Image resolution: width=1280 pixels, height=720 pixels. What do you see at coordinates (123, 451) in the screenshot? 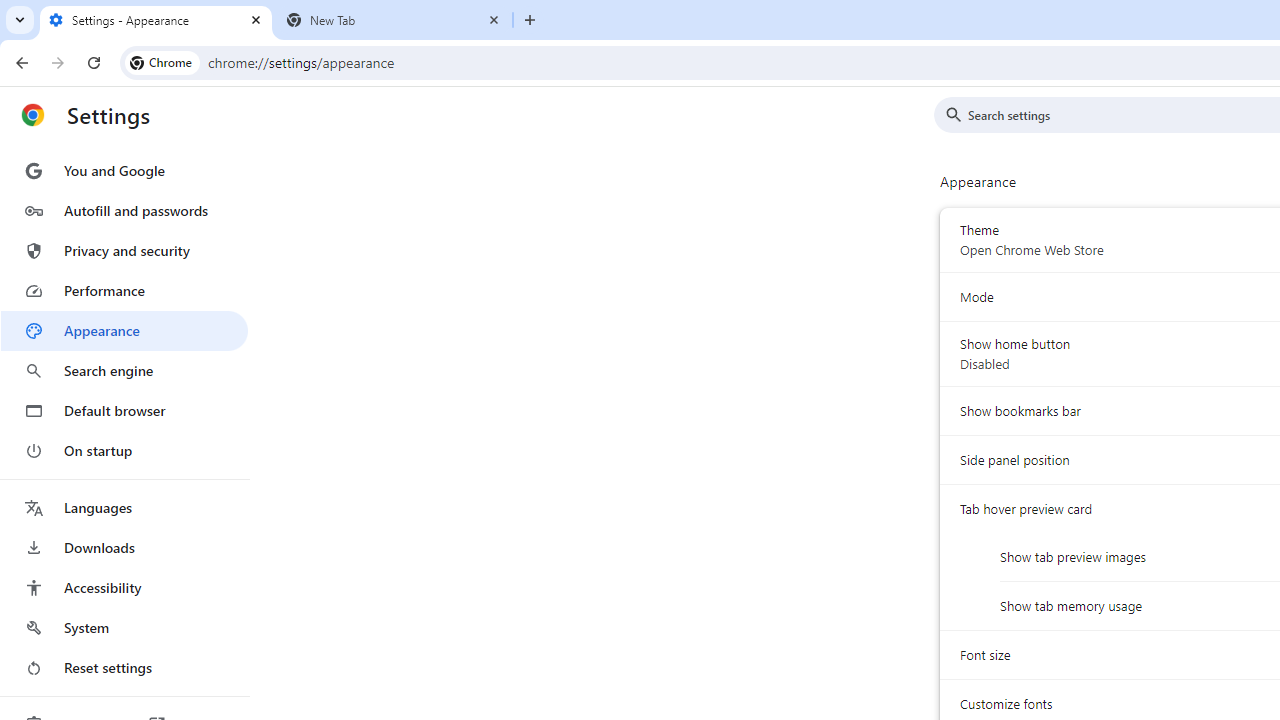
I see `'On startup'` at bounding box center [123, 451].